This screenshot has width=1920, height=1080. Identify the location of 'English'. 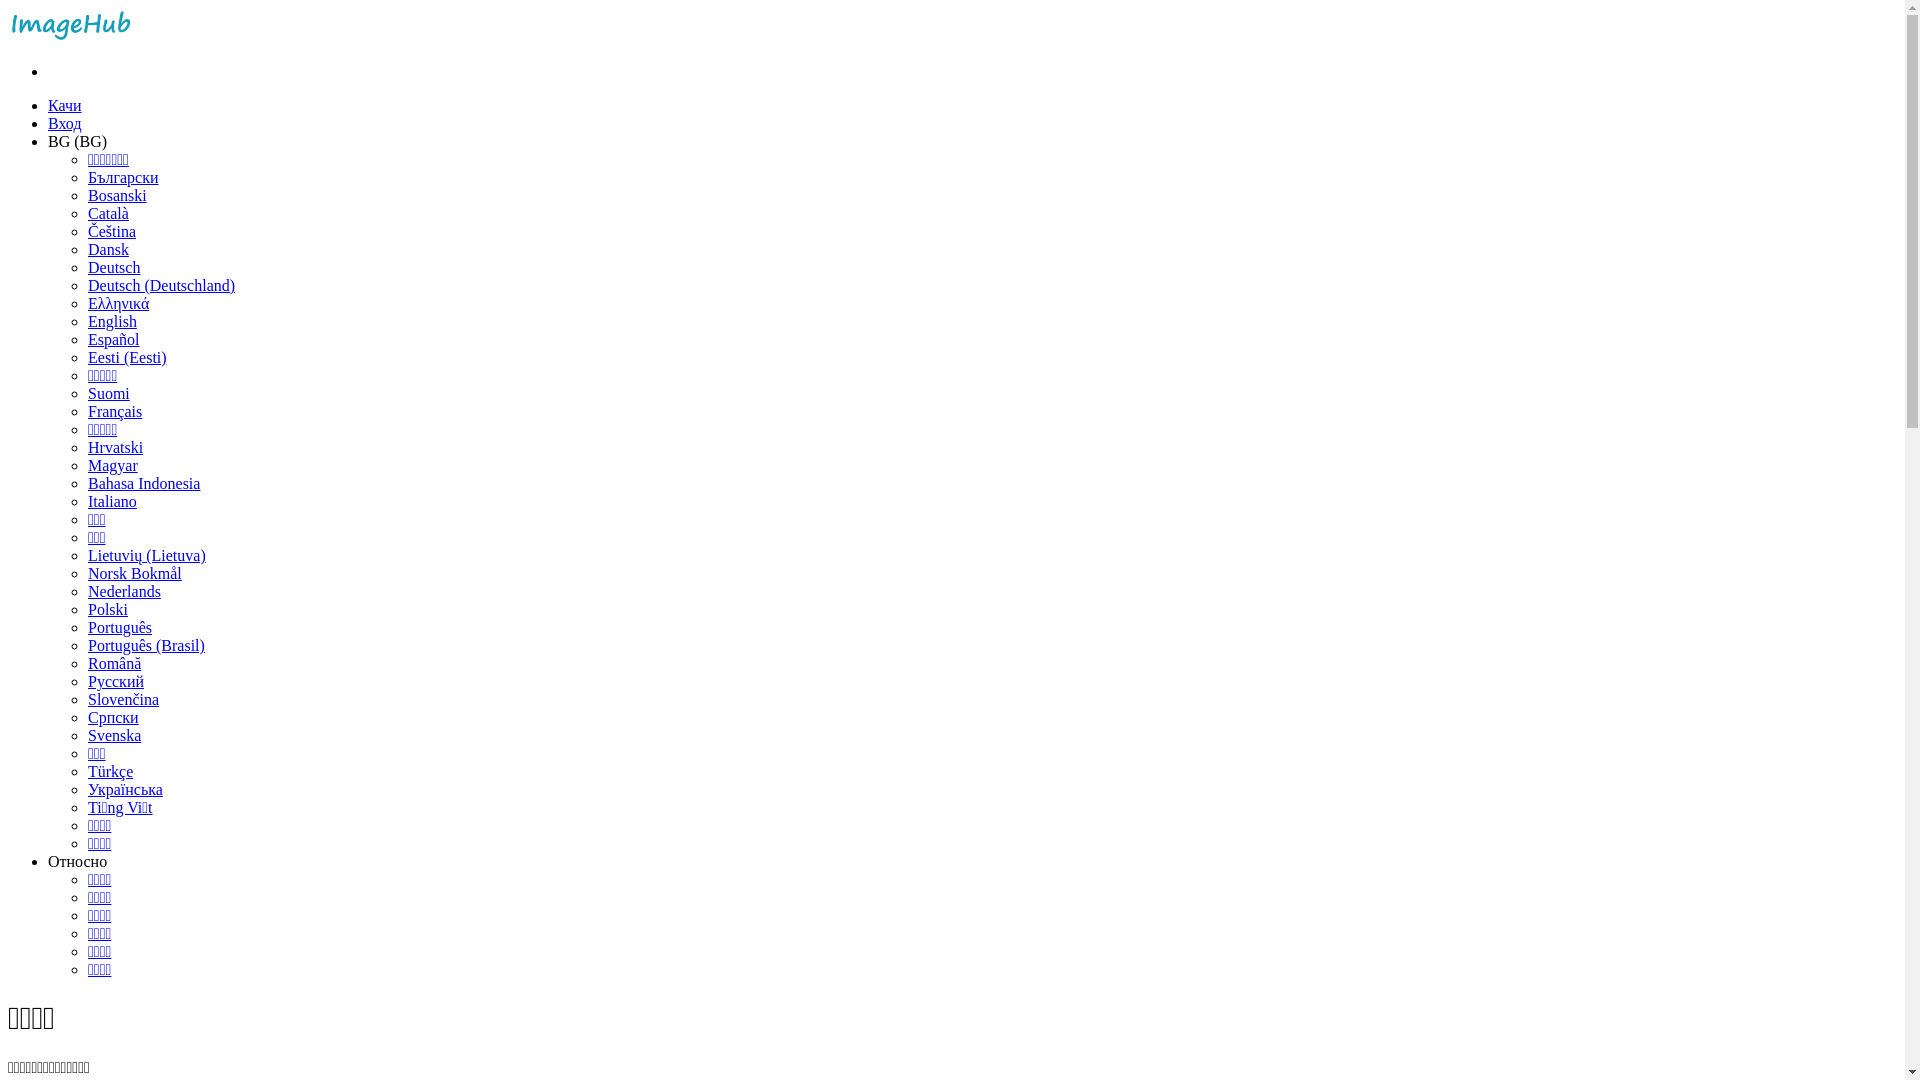
(111, 320).